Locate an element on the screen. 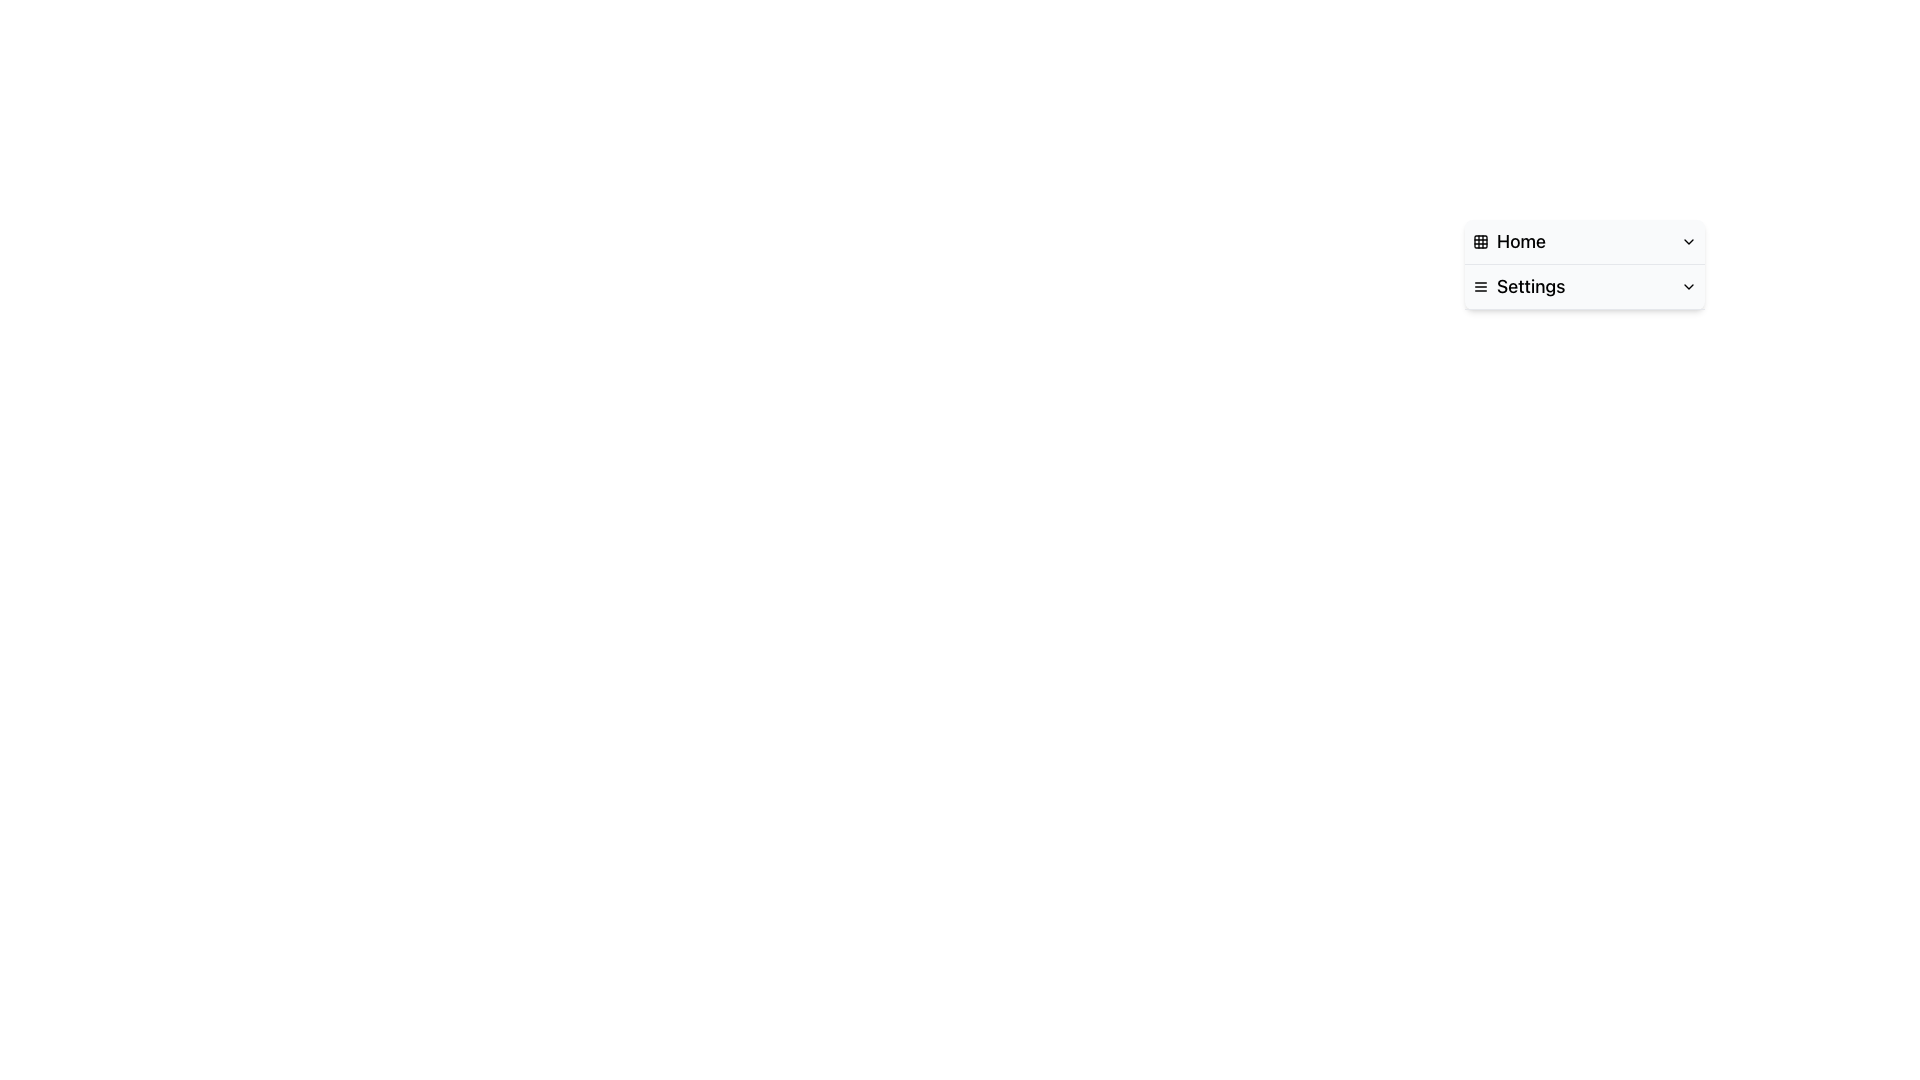  the toggle icon located at the far right of the 'Settings' option in the menu list is located at coordinates (1688, 286).